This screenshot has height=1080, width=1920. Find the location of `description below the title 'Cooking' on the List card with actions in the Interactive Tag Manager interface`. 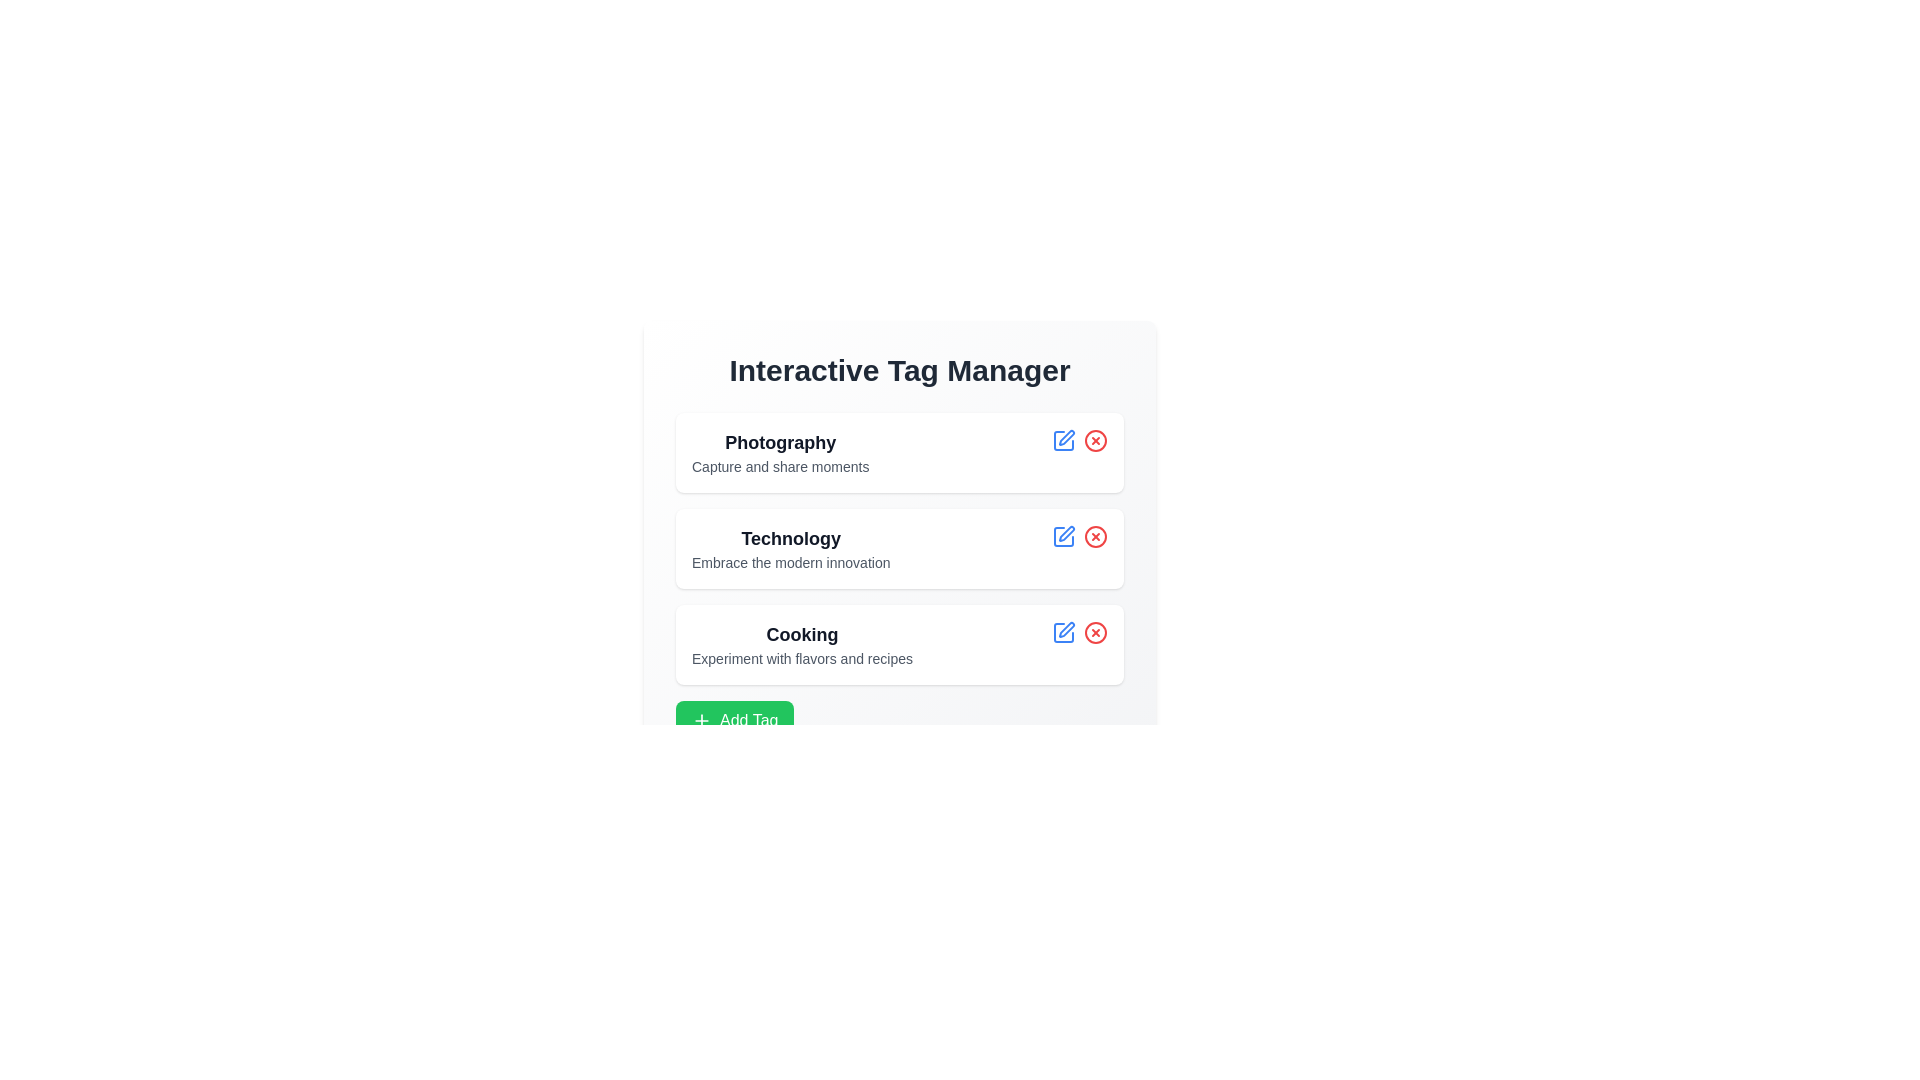

description below the title 'Cooking' on the List card with actions in the Interactive Tag Manager interface is located at coordinates (899, 644).